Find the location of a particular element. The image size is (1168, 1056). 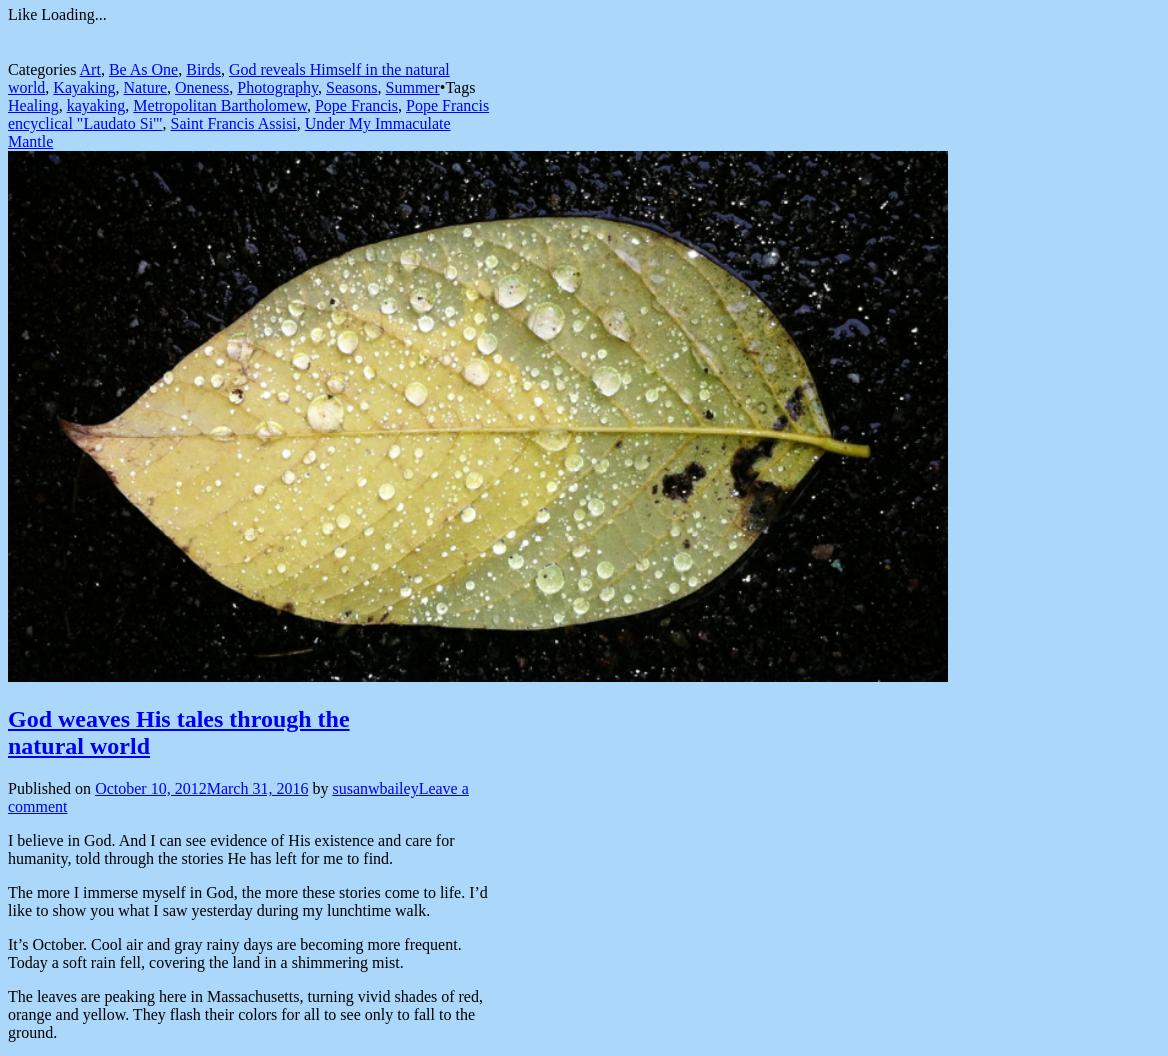

'God reveals Himself in the natural world' is located at coordinates (7, 77).